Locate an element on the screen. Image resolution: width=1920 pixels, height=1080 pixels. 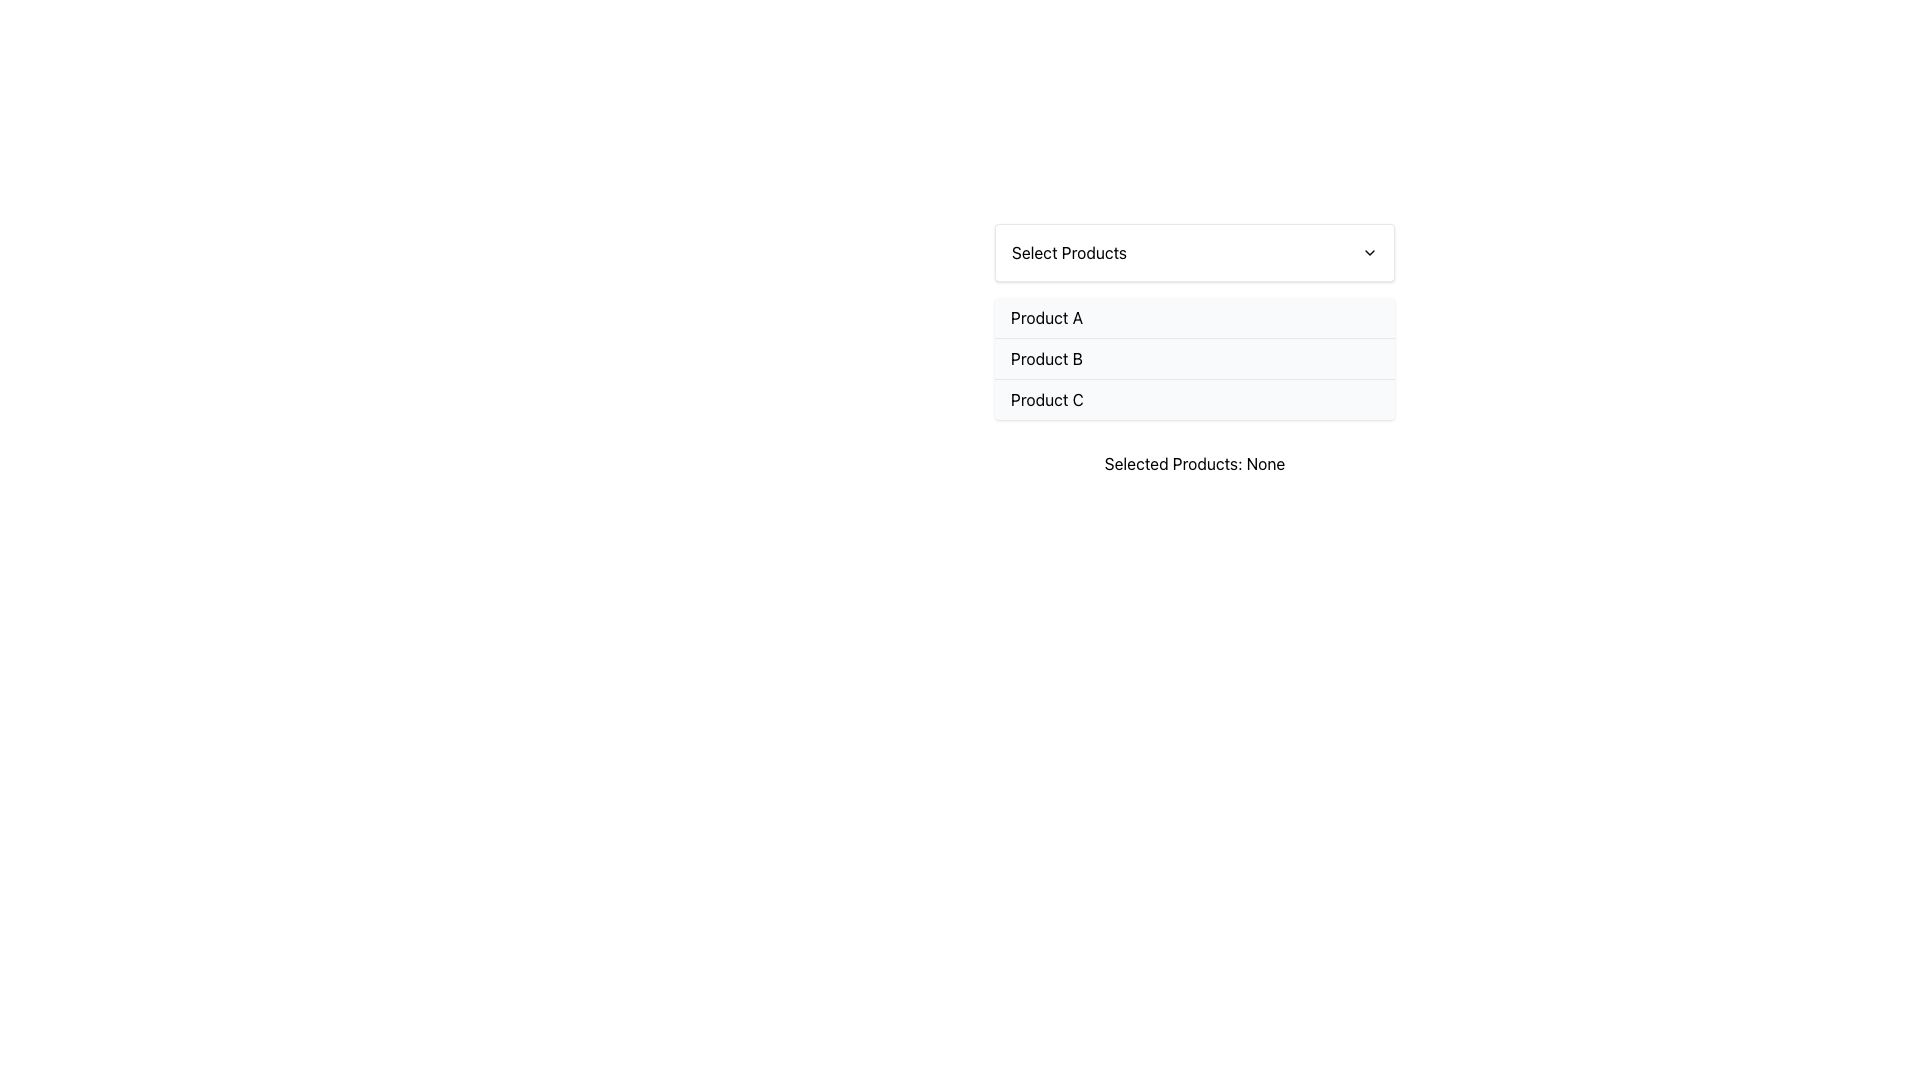
the dropdown list item labeled 'Product B' is located at coordinates (1195, 349).